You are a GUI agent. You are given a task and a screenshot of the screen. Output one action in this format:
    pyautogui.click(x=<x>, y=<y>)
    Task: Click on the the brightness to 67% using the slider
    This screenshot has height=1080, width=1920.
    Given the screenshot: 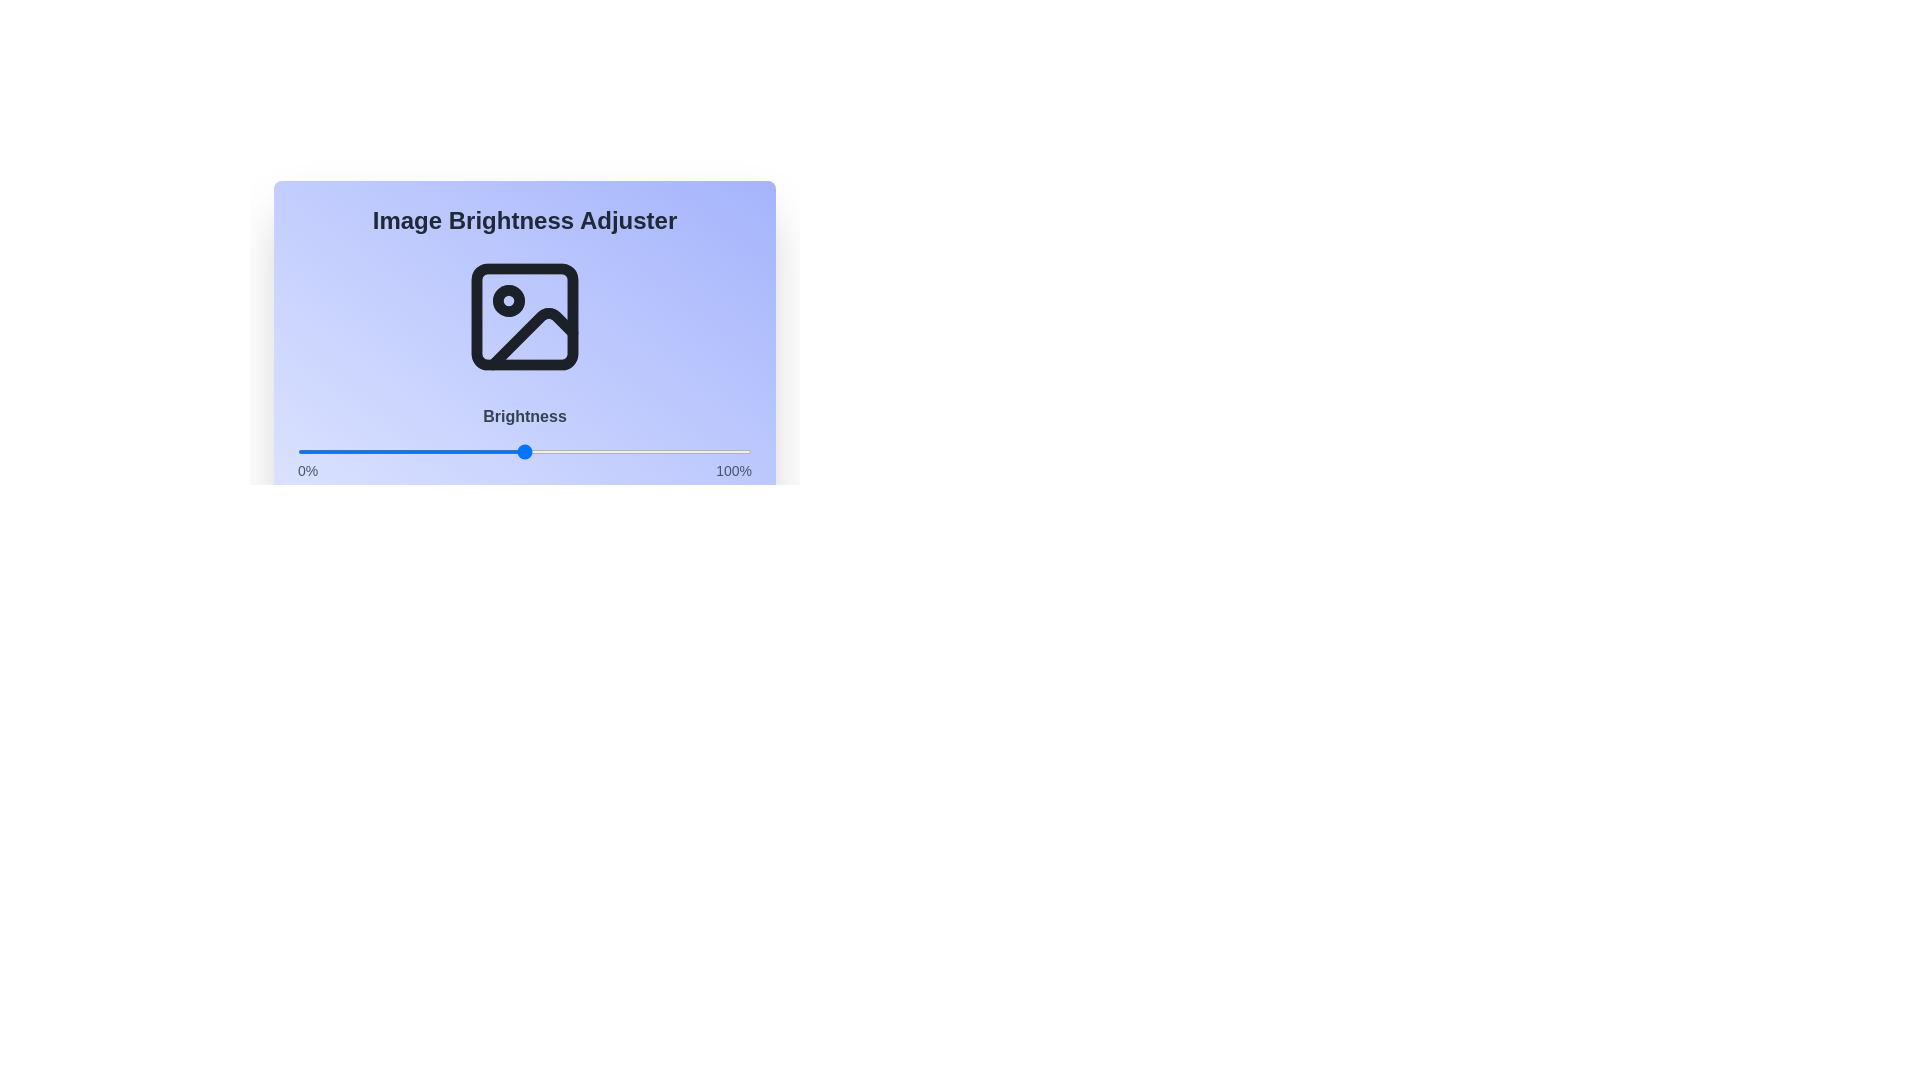 What is the action you would take?
    pyautogui.click(x=601, y=451)
    